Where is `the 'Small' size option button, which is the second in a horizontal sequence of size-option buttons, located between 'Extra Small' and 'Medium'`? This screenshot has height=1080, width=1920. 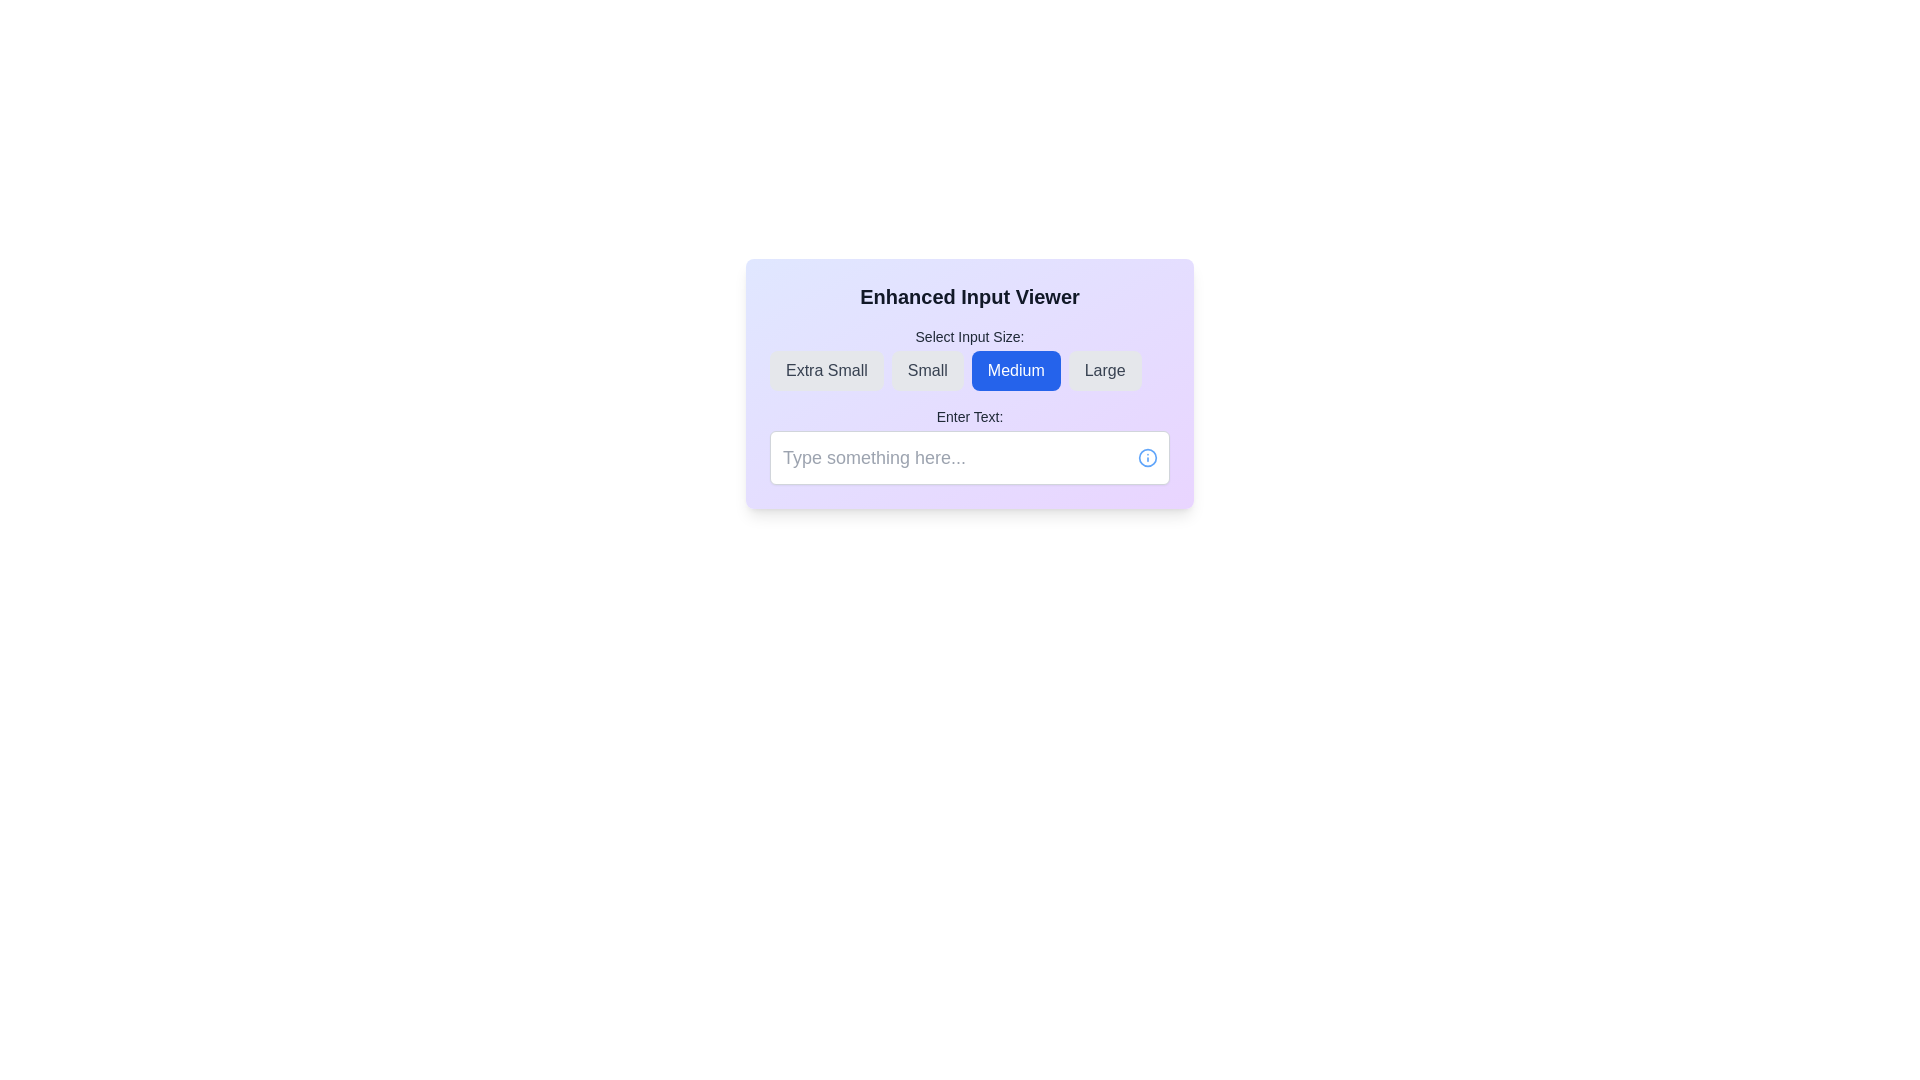
the 'Small' size option button, which is the second in a horizontal sequence of size-option buttons, located between 'Extra Small' and 'Medium' is located at coordinates (926, 370).